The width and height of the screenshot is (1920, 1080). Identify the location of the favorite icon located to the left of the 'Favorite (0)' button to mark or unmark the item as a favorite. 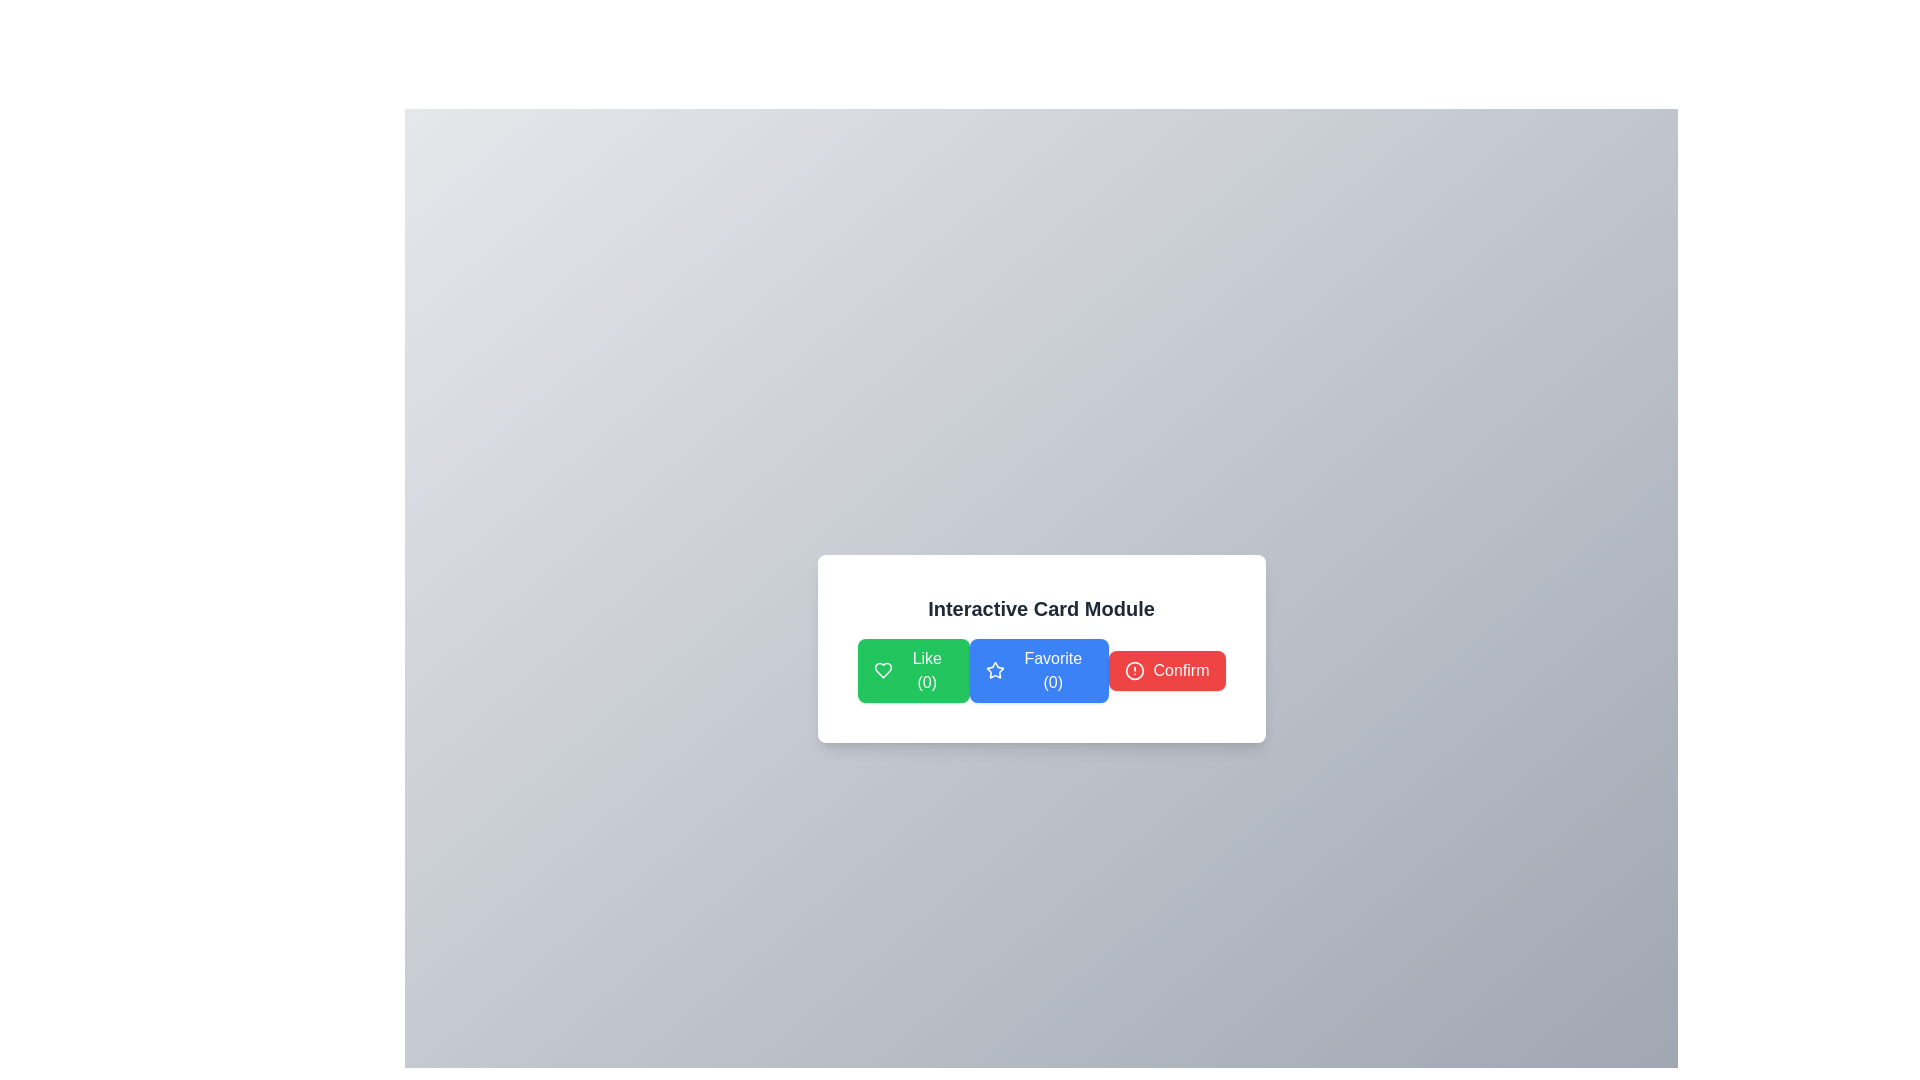
(995, 671).